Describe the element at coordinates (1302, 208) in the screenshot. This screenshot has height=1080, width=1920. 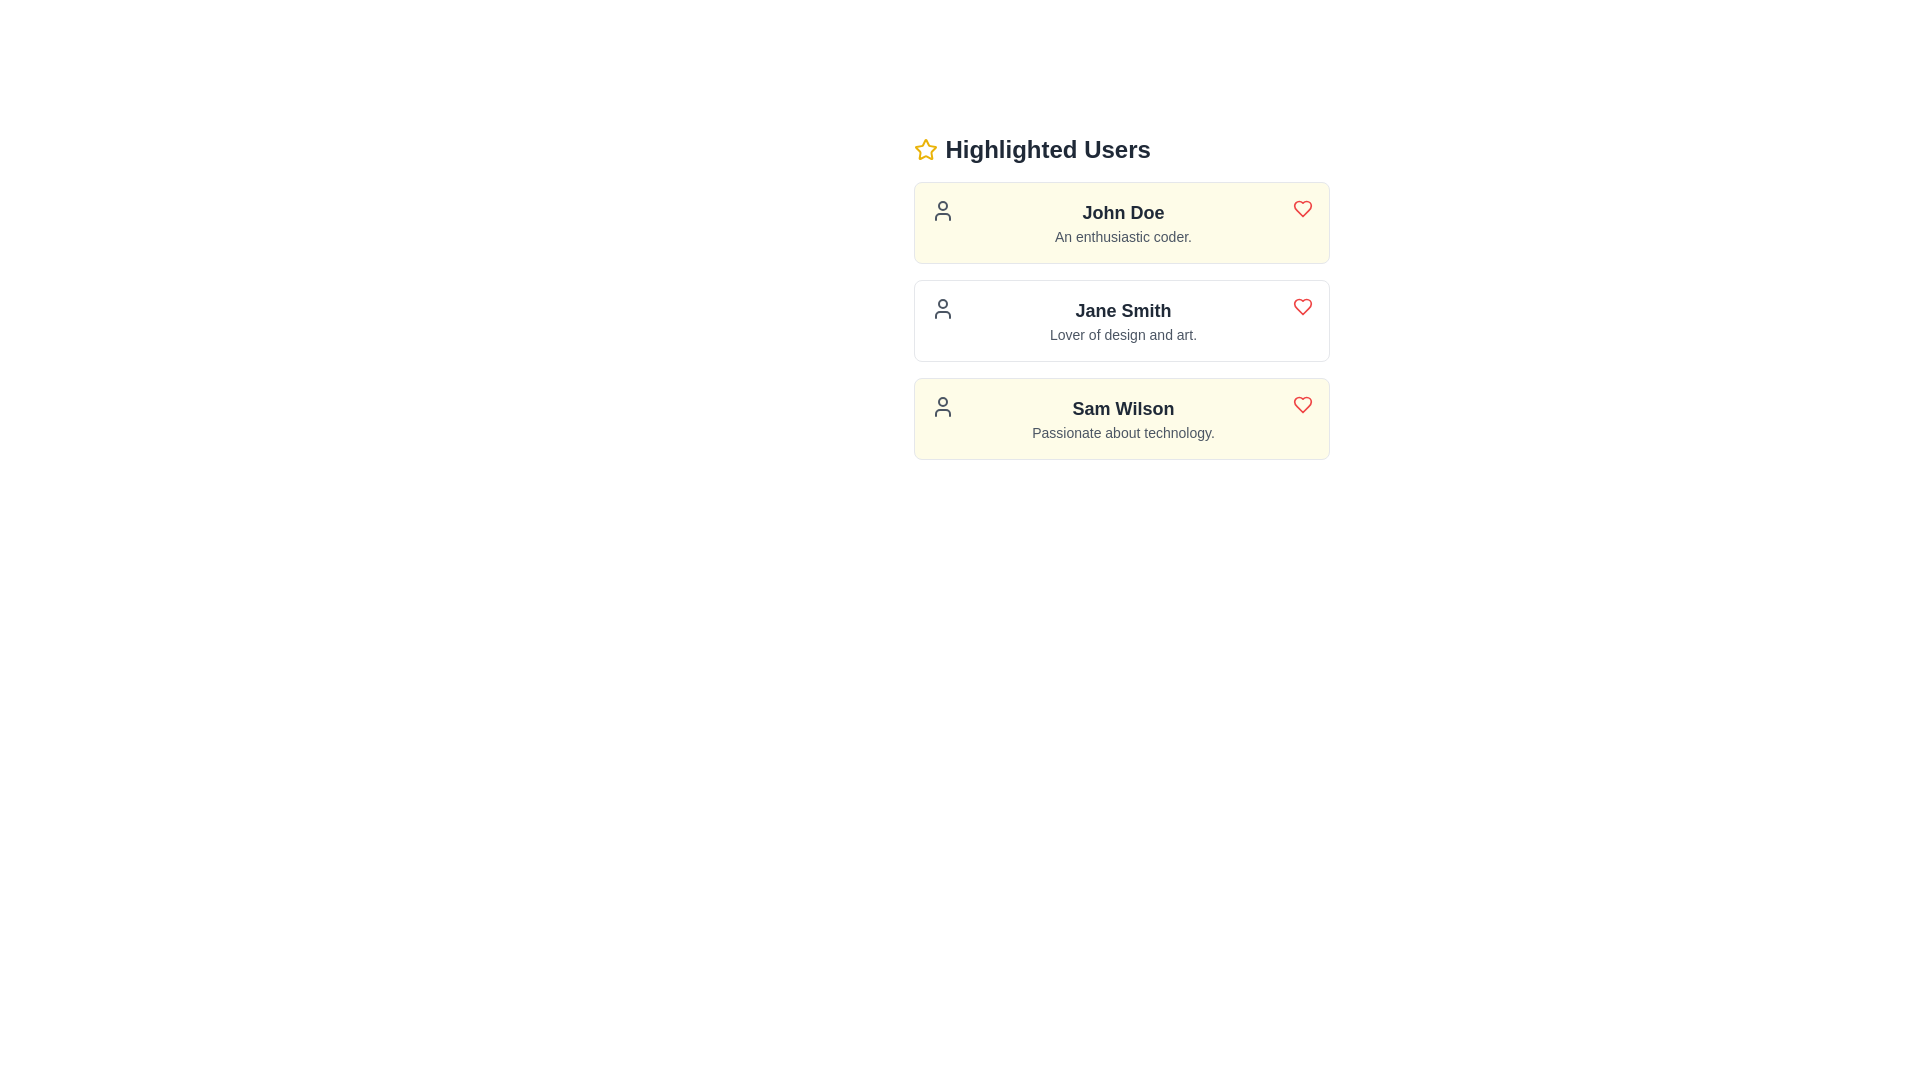
I see `the 'Heart' button for John Doe to toggle their favorite status` at that location.